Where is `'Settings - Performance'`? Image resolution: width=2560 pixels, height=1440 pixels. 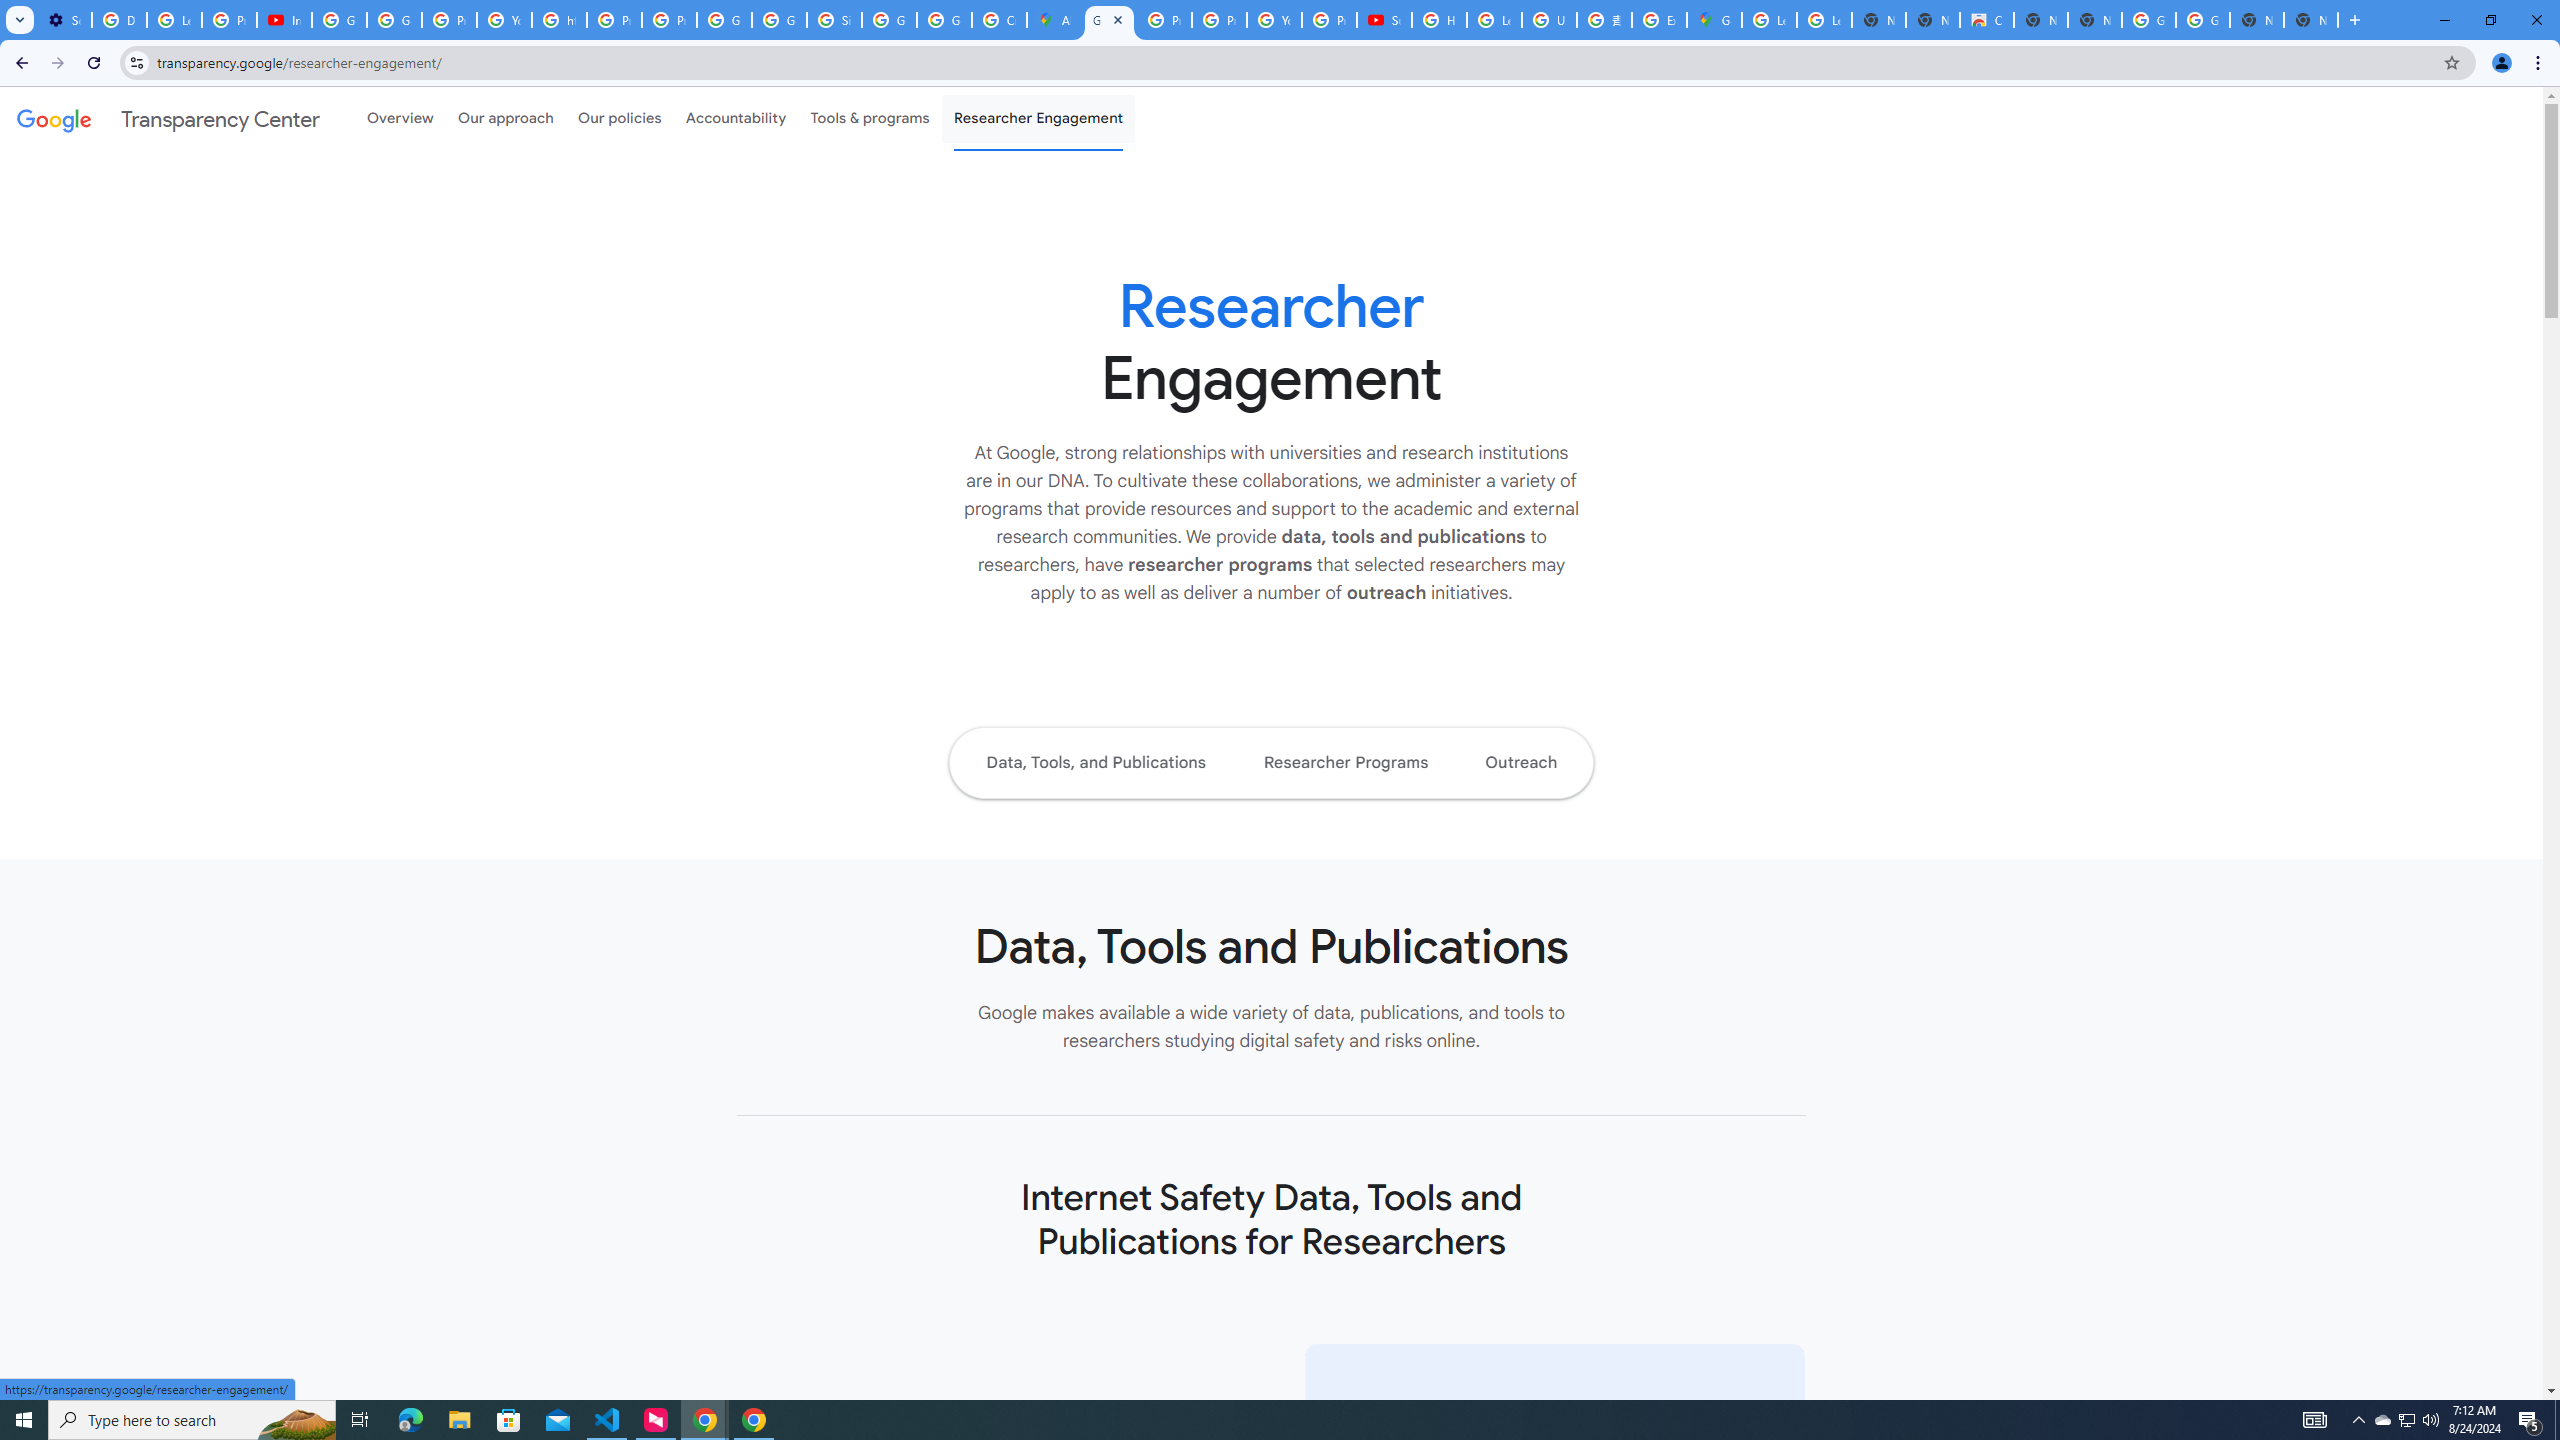
'Settings - Performance' is located at coordinates (64, 19).